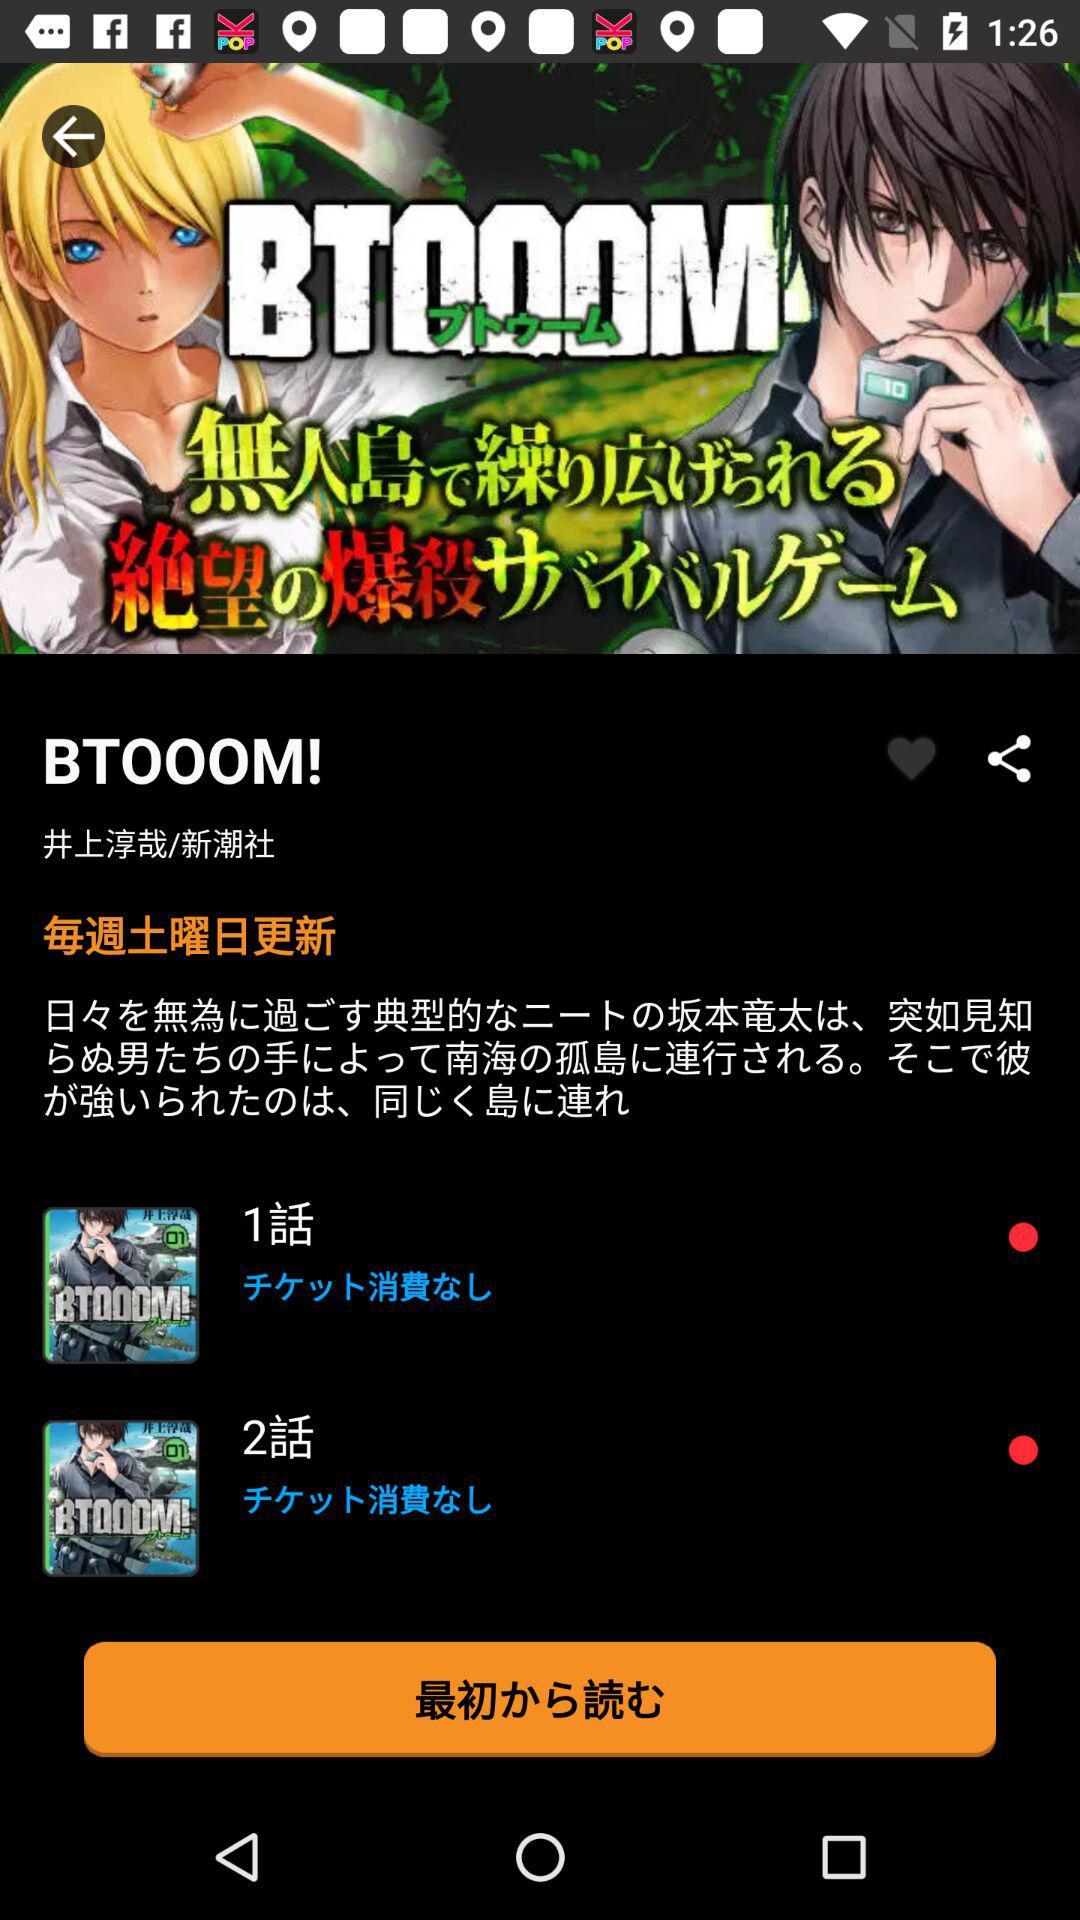 The height and width of the screenshot is (1920, 1080). What do you see at coordinates (1010, 757) in the screenshot?
I see `the share icon` at bounding box center [1010, 757].